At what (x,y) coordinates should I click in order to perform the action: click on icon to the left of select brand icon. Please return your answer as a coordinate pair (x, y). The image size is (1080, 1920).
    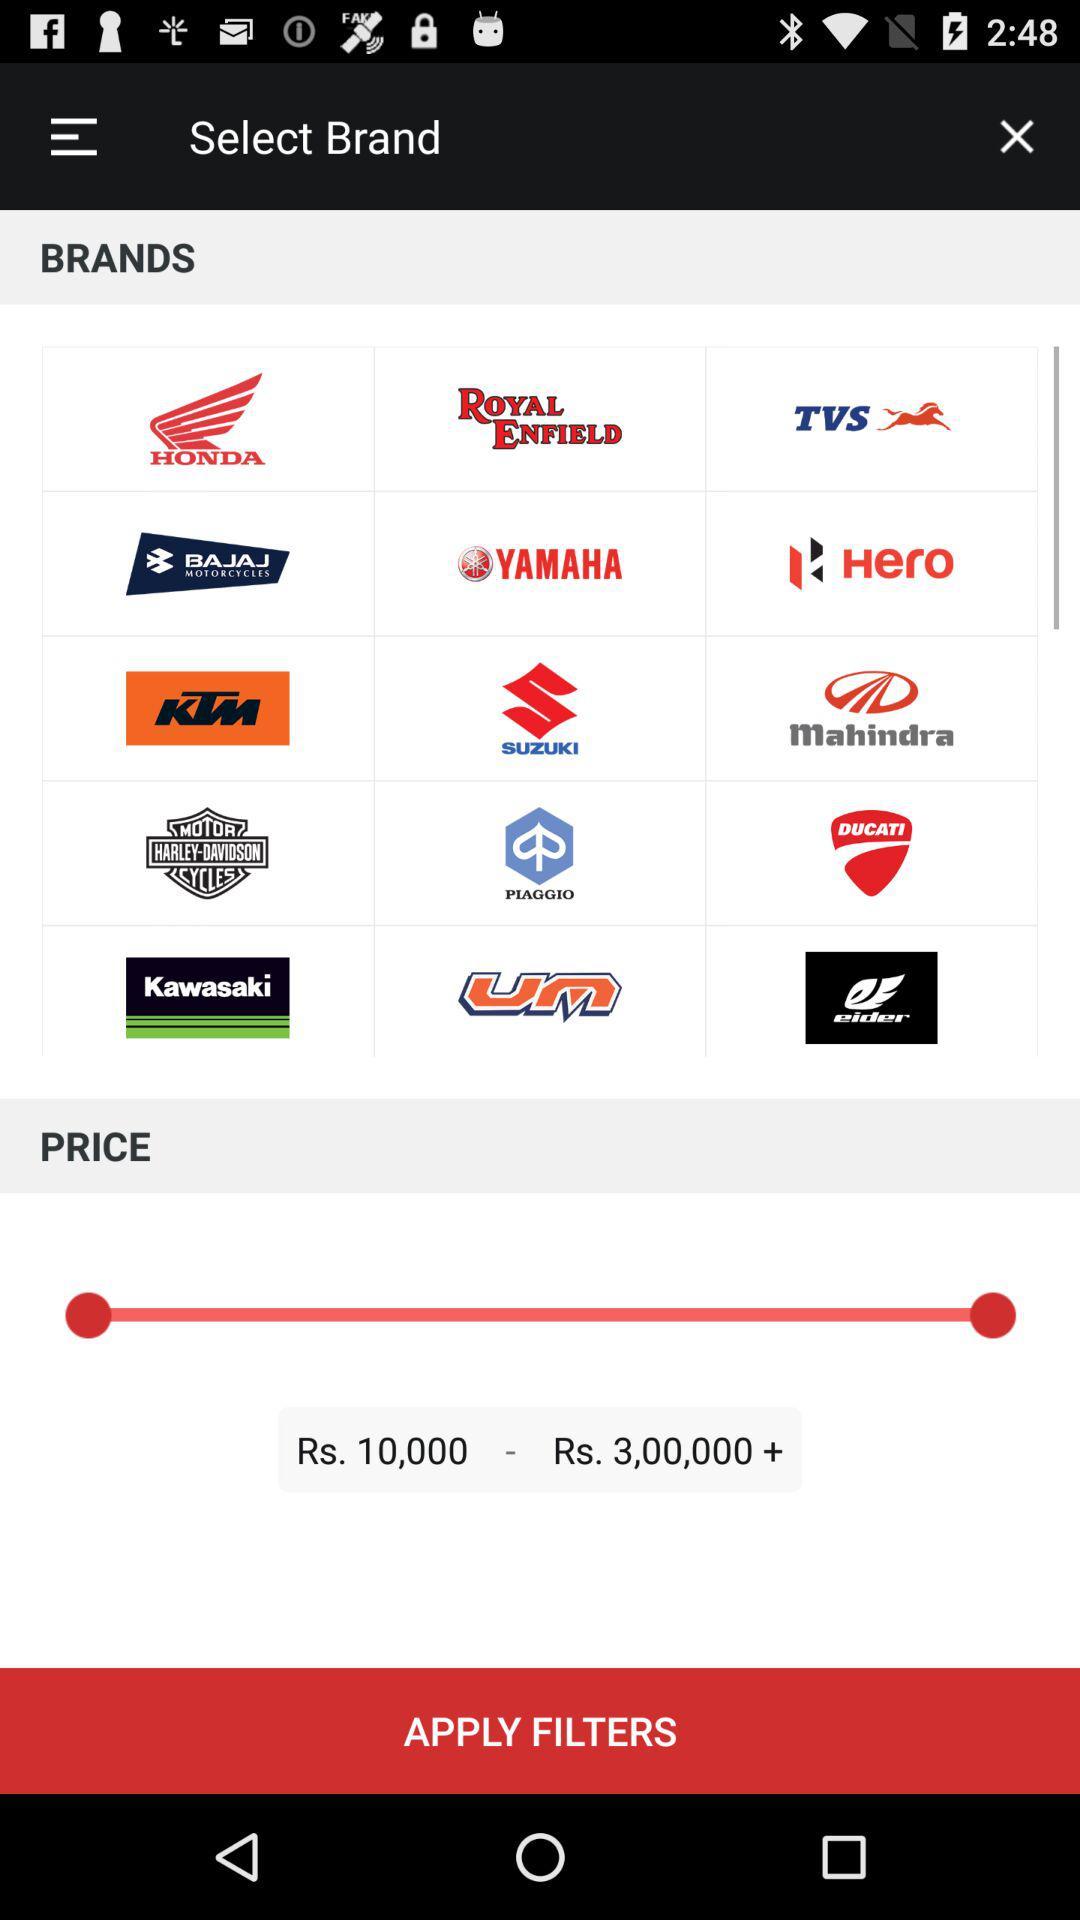
    Looking at the image, I should click on (72, 135).